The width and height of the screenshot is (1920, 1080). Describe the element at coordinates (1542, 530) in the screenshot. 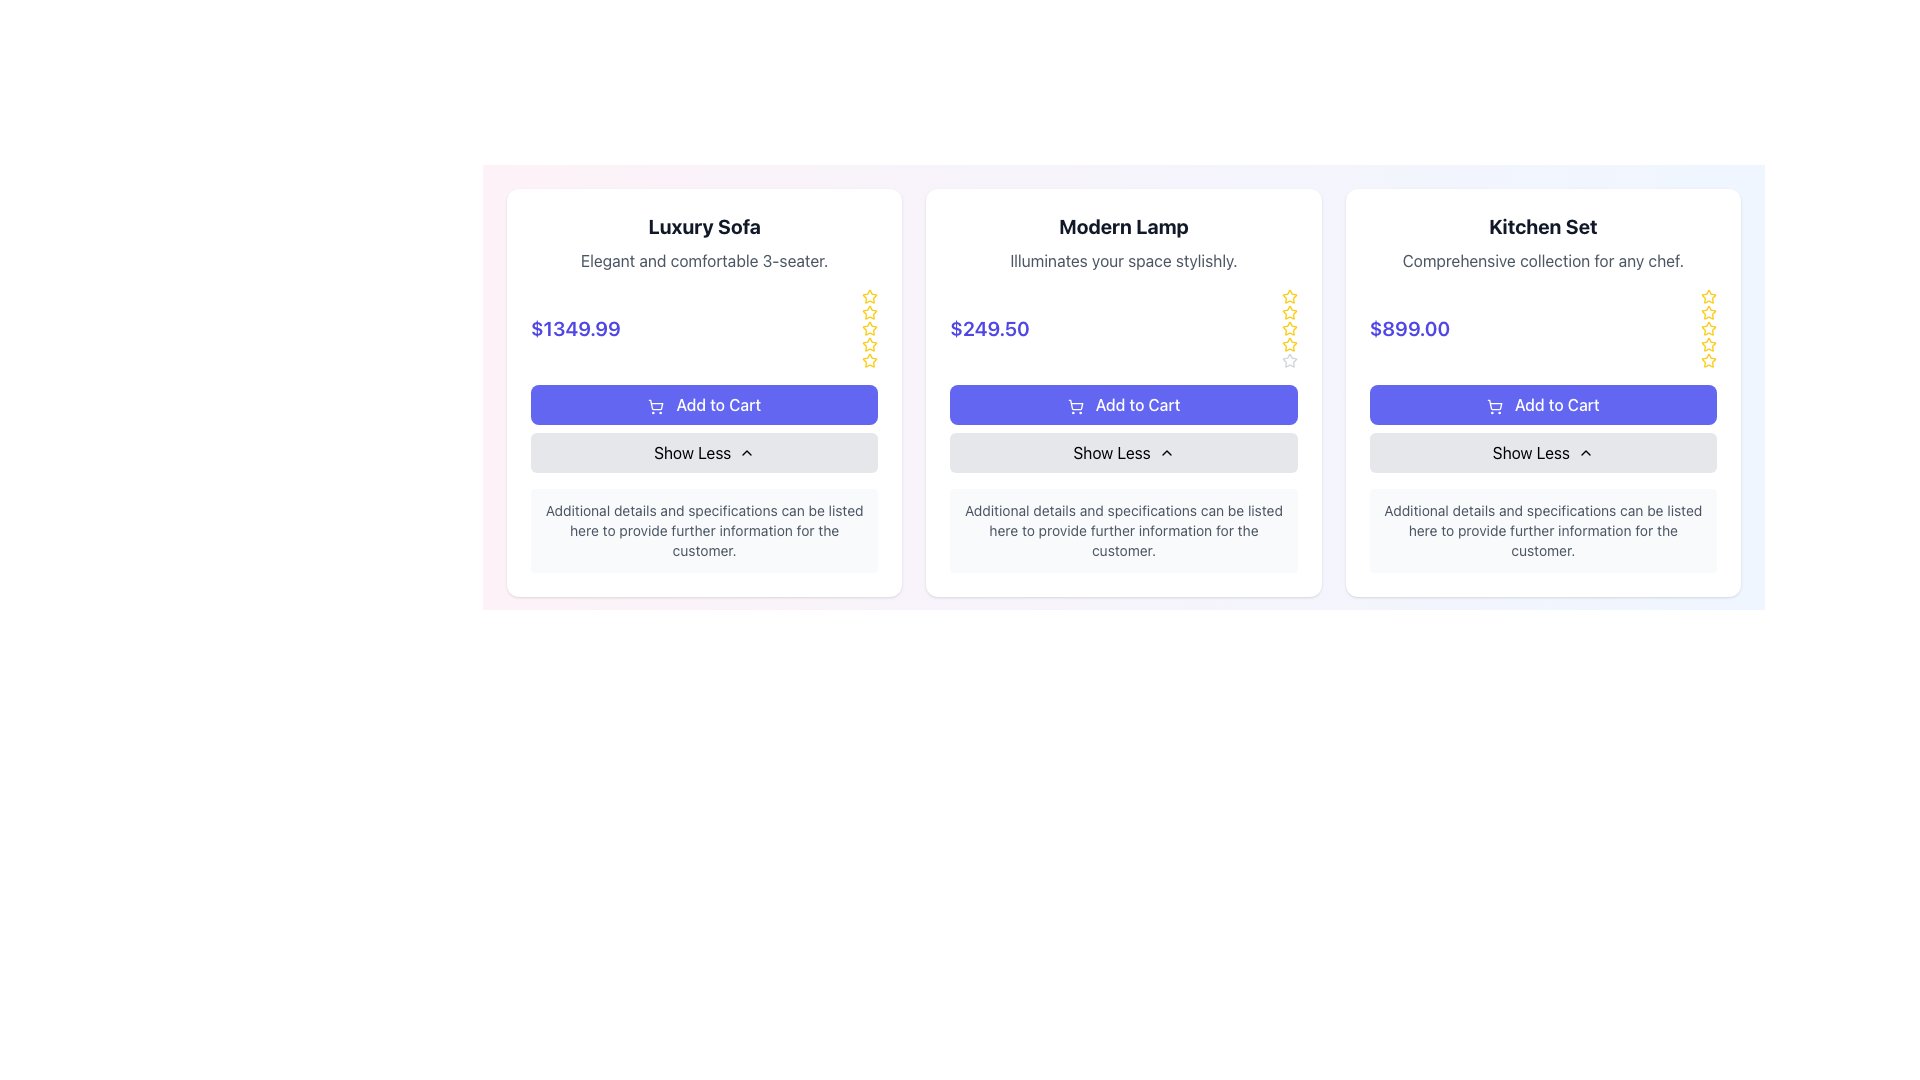

I see `the text block containing supplementary information styled with a light gray background, located below the 'Show Less' button in the 'Kitchen Set' card` at that location.